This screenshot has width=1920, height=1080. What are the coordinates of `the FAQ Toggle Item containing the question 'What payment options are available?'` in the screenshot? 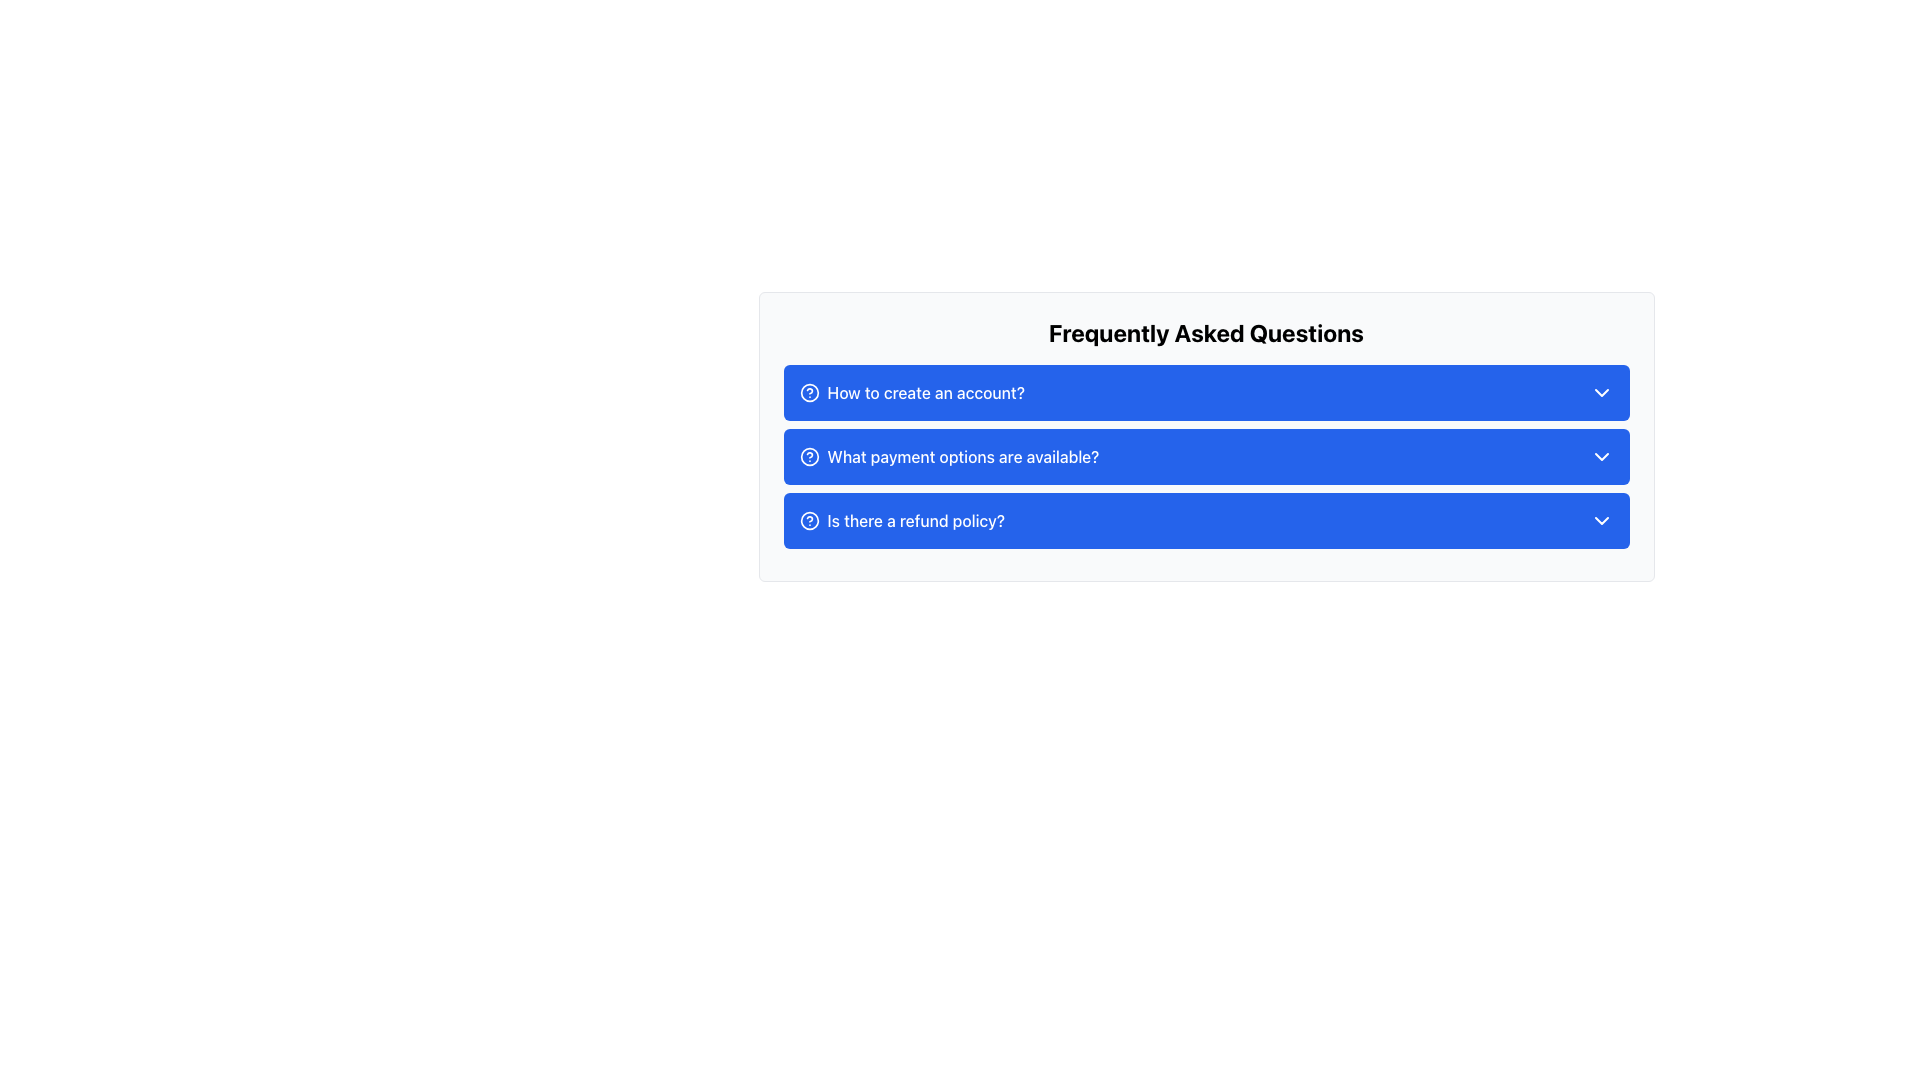 It's located at (1205, 456).